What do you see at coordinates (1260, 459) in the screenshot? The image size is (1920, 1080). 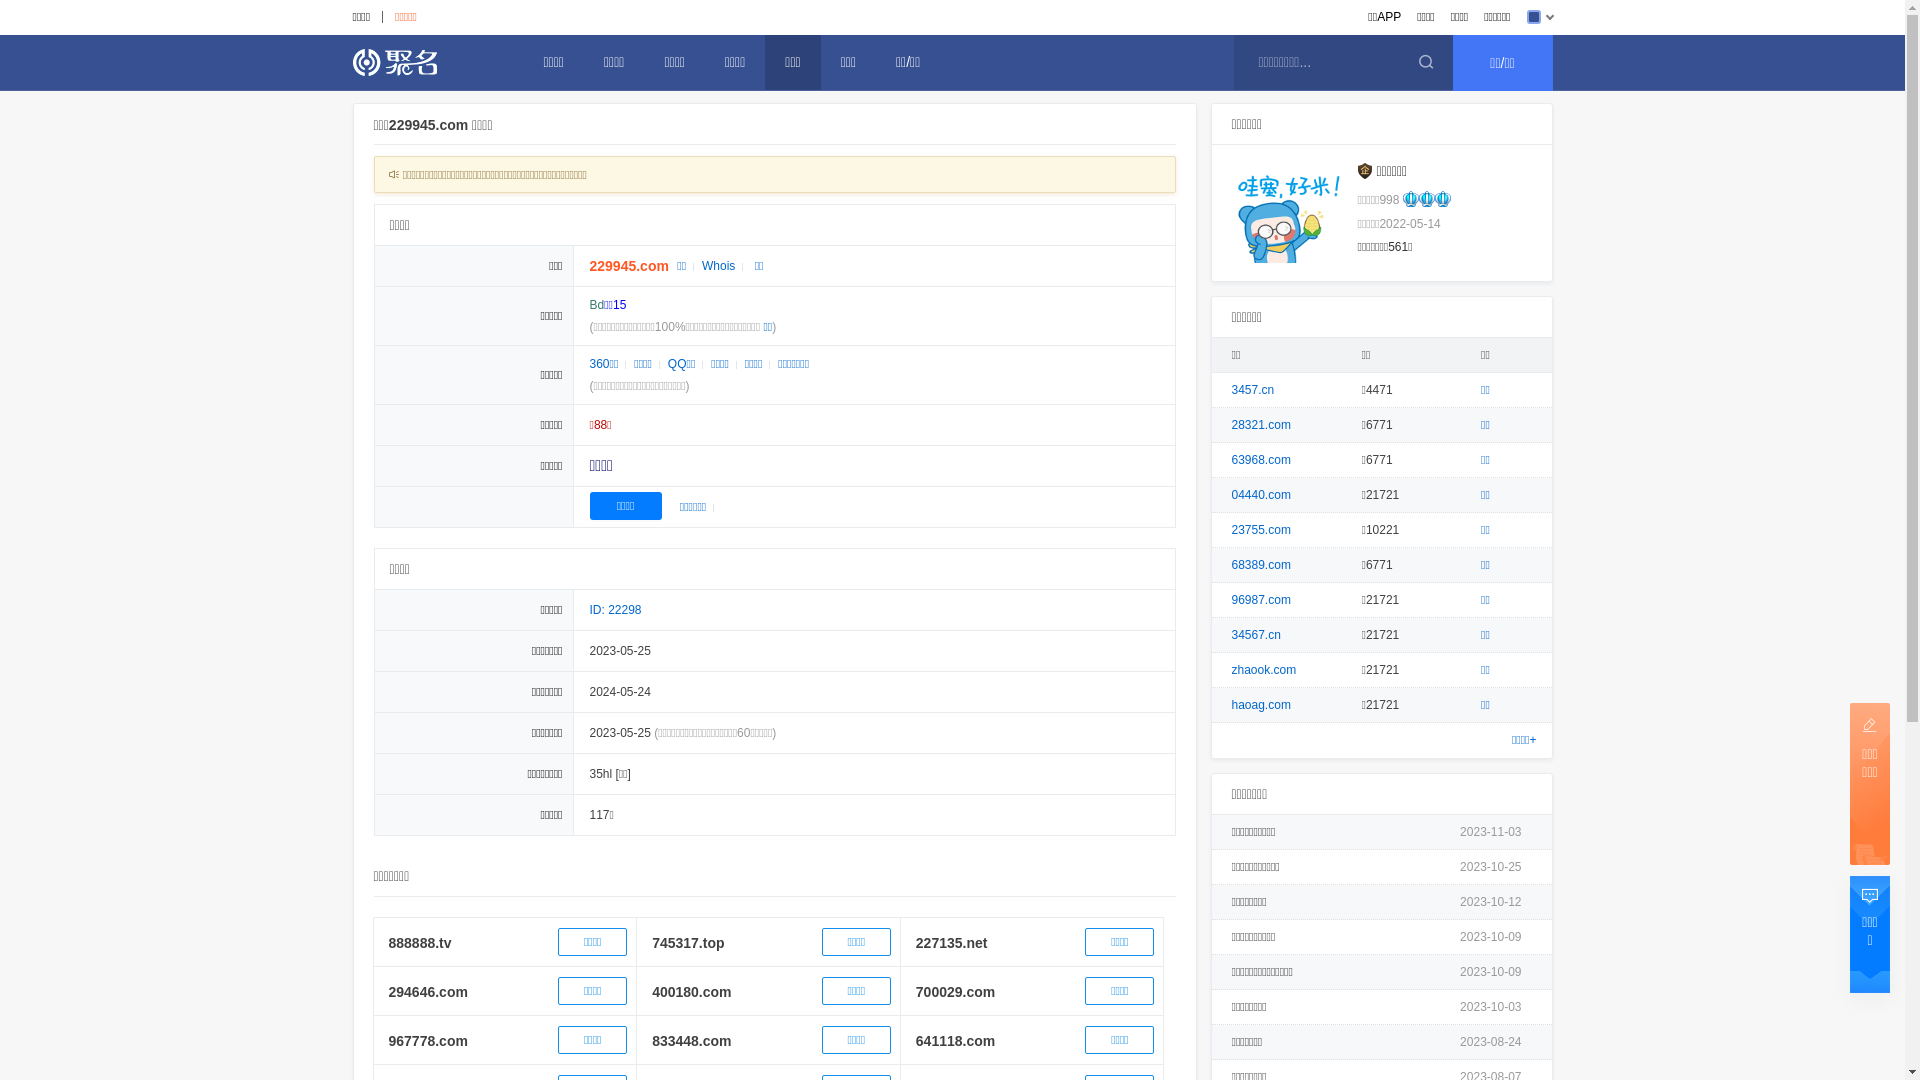 I see `'63968.com'` at bounding box center [1260, 459].